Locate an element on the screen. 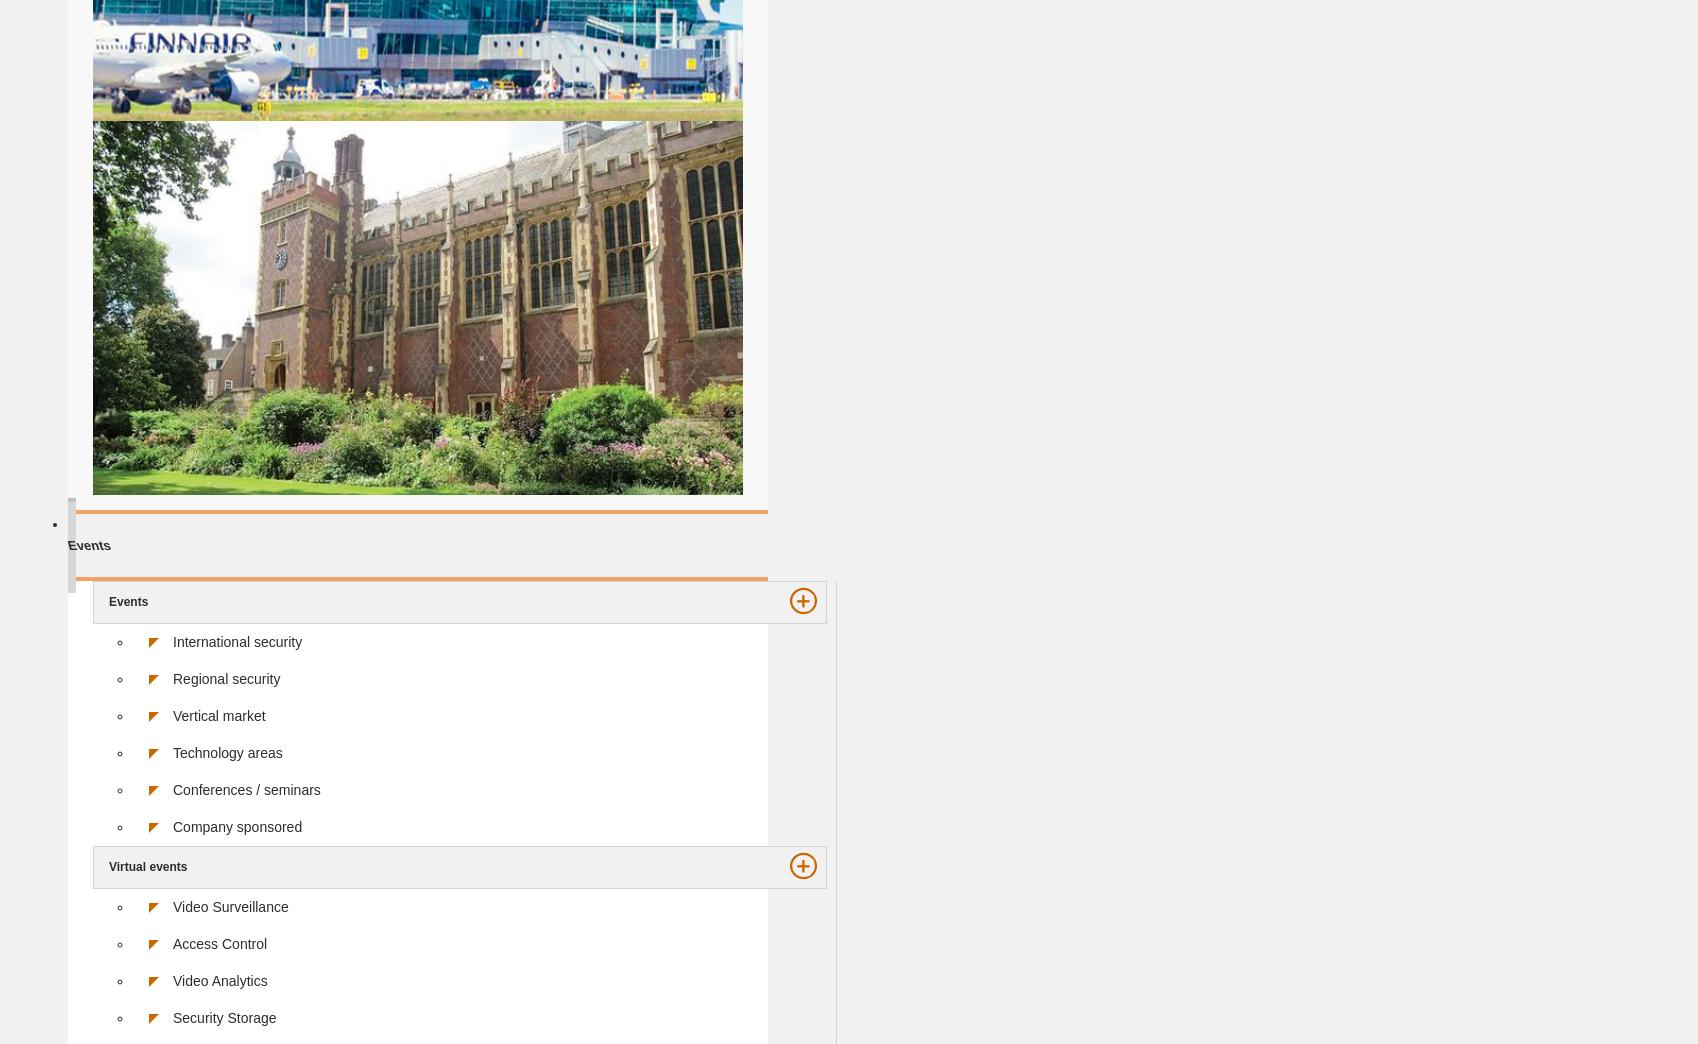  'Regional security' is located at coordinates (226, 676).